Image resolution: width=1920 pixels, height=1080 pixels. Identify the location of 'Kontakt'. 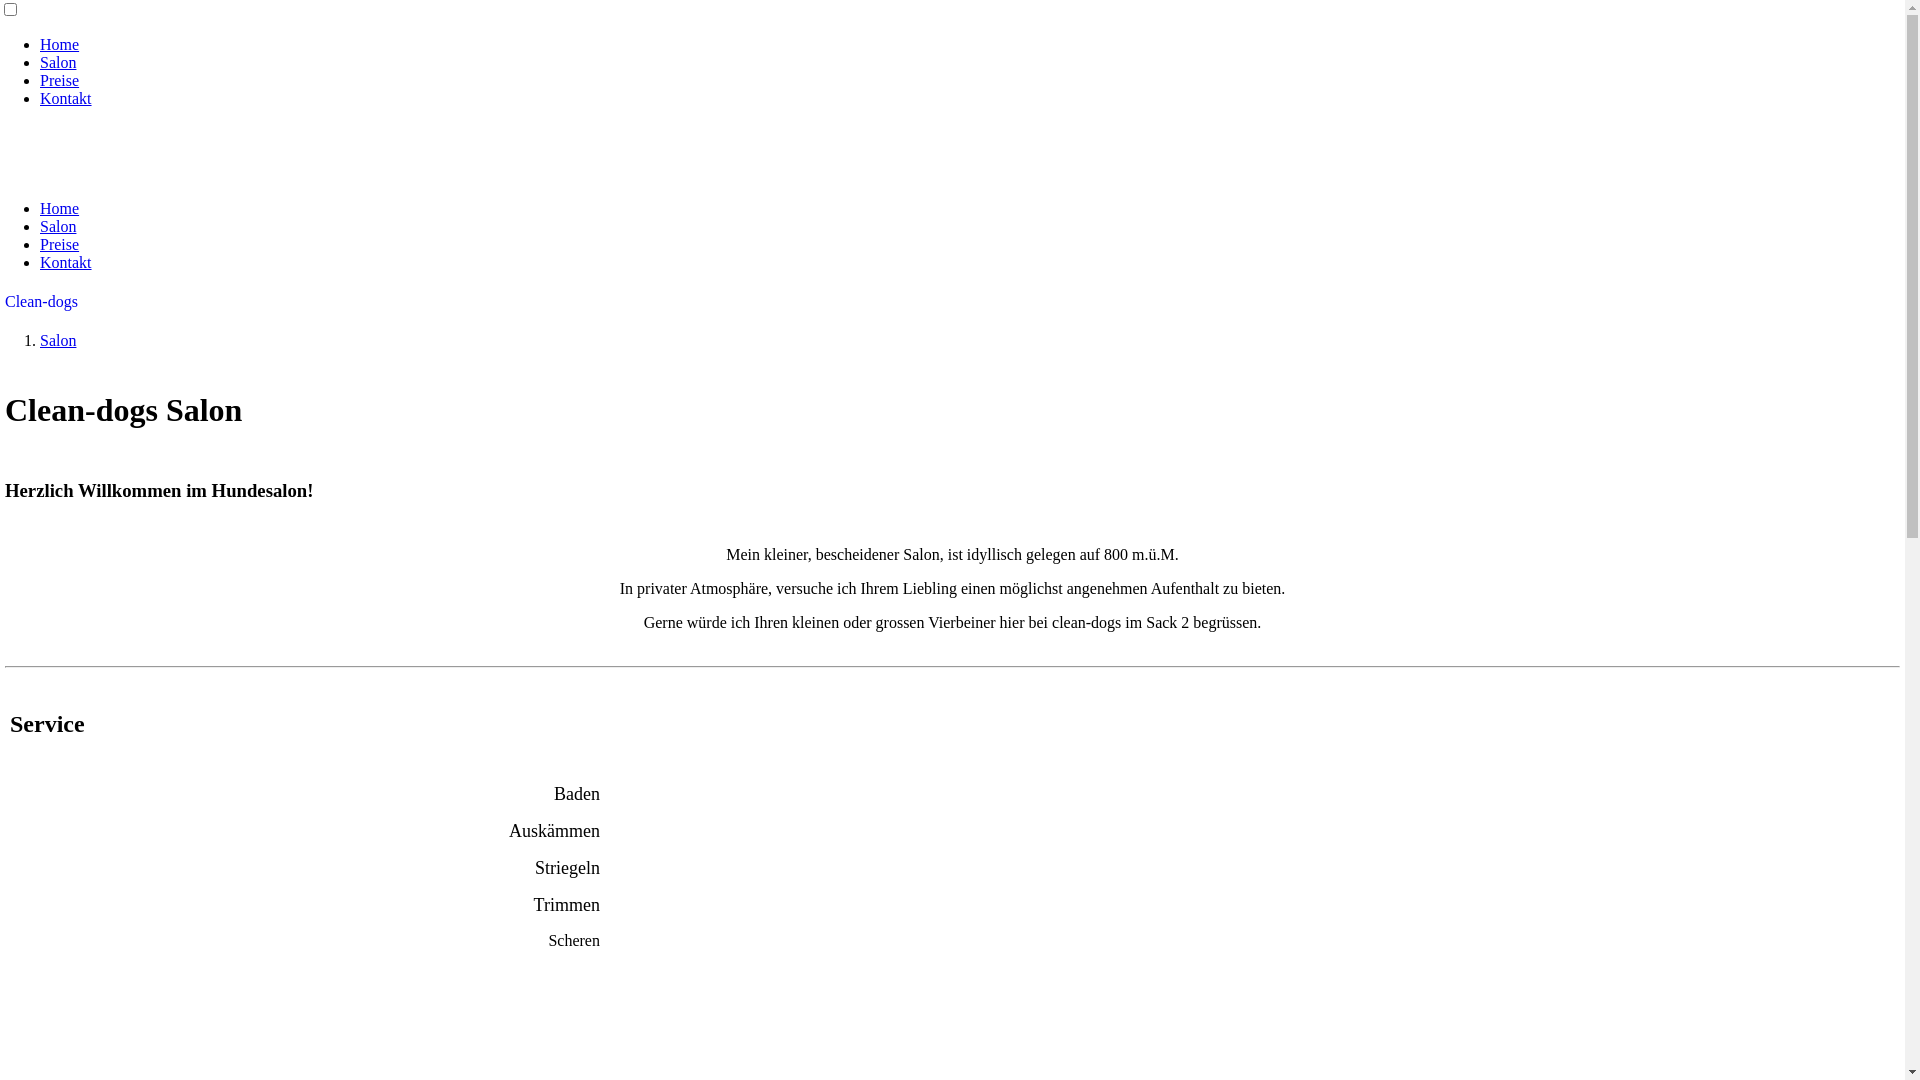
(66, 98).